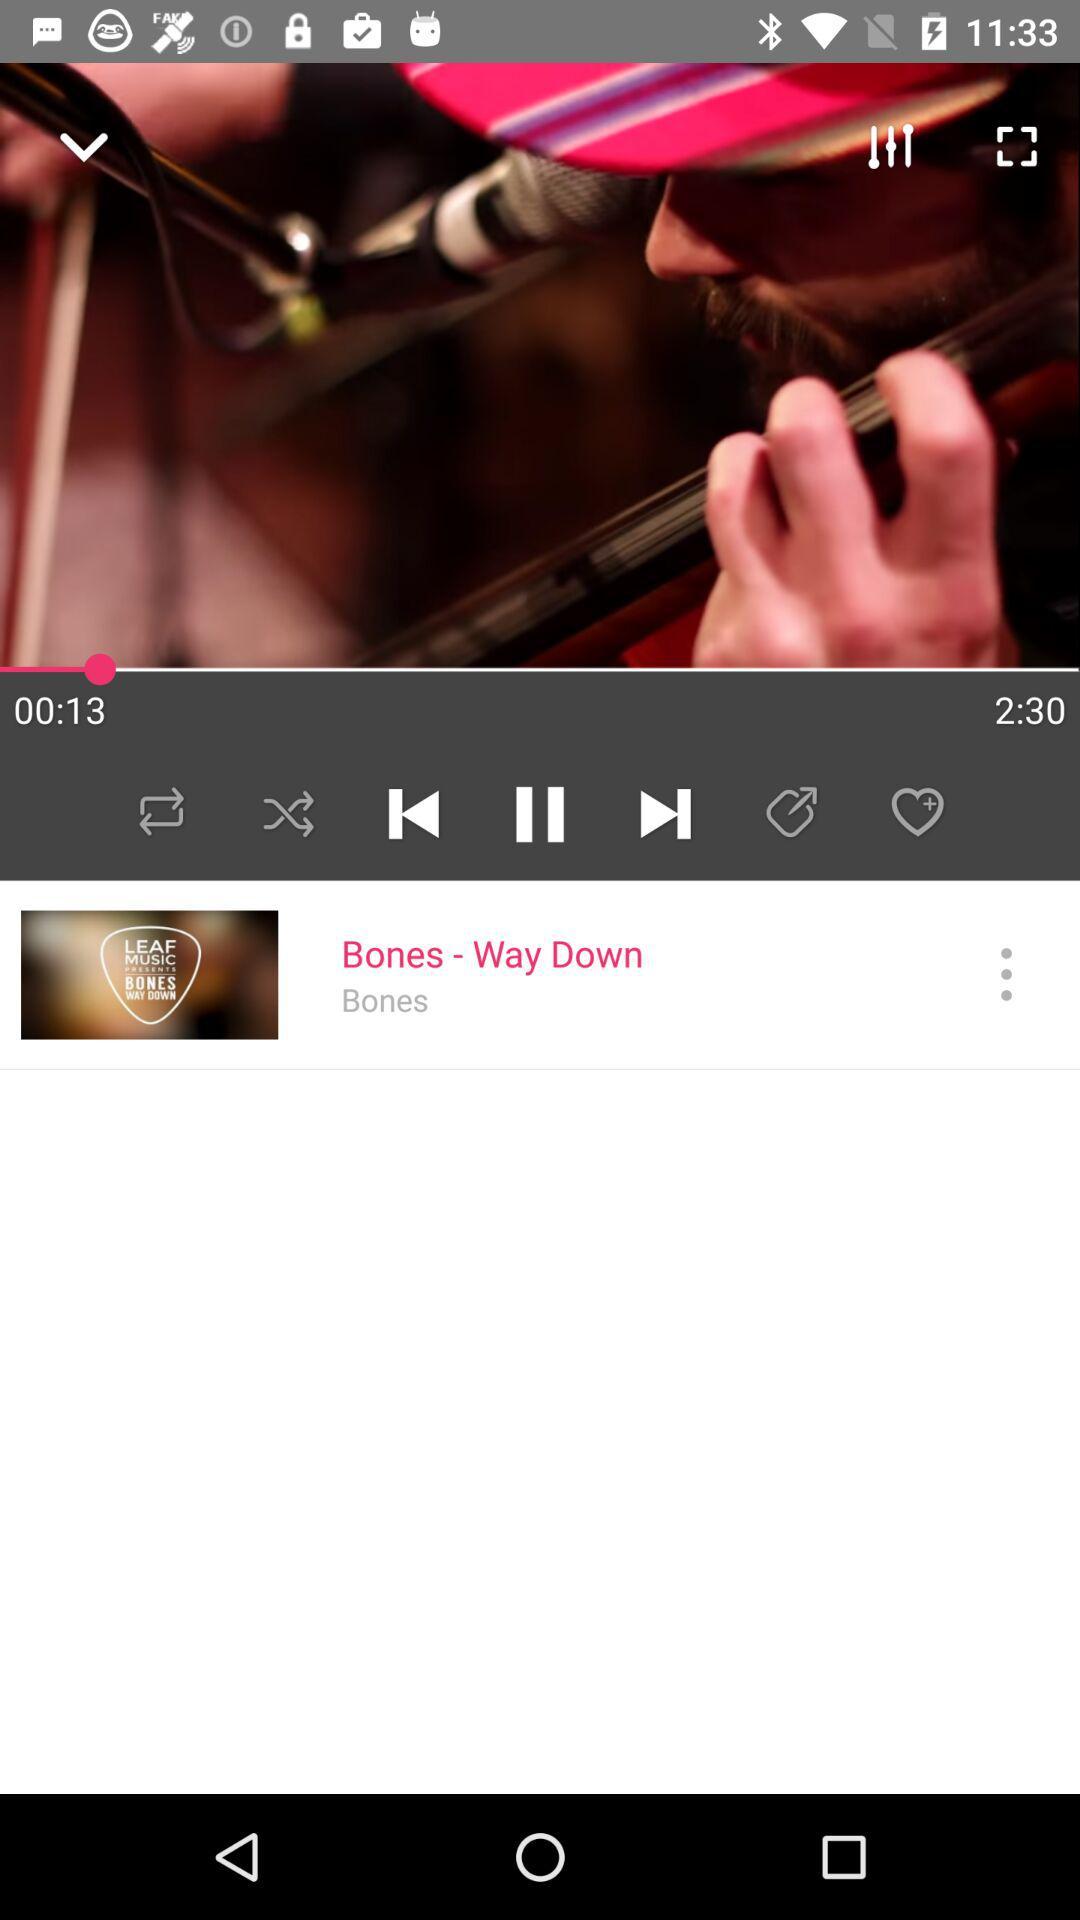  Describe the element at coordinates (1006, 136) in the screenshot. I see `full screen in top right corner` at that location.